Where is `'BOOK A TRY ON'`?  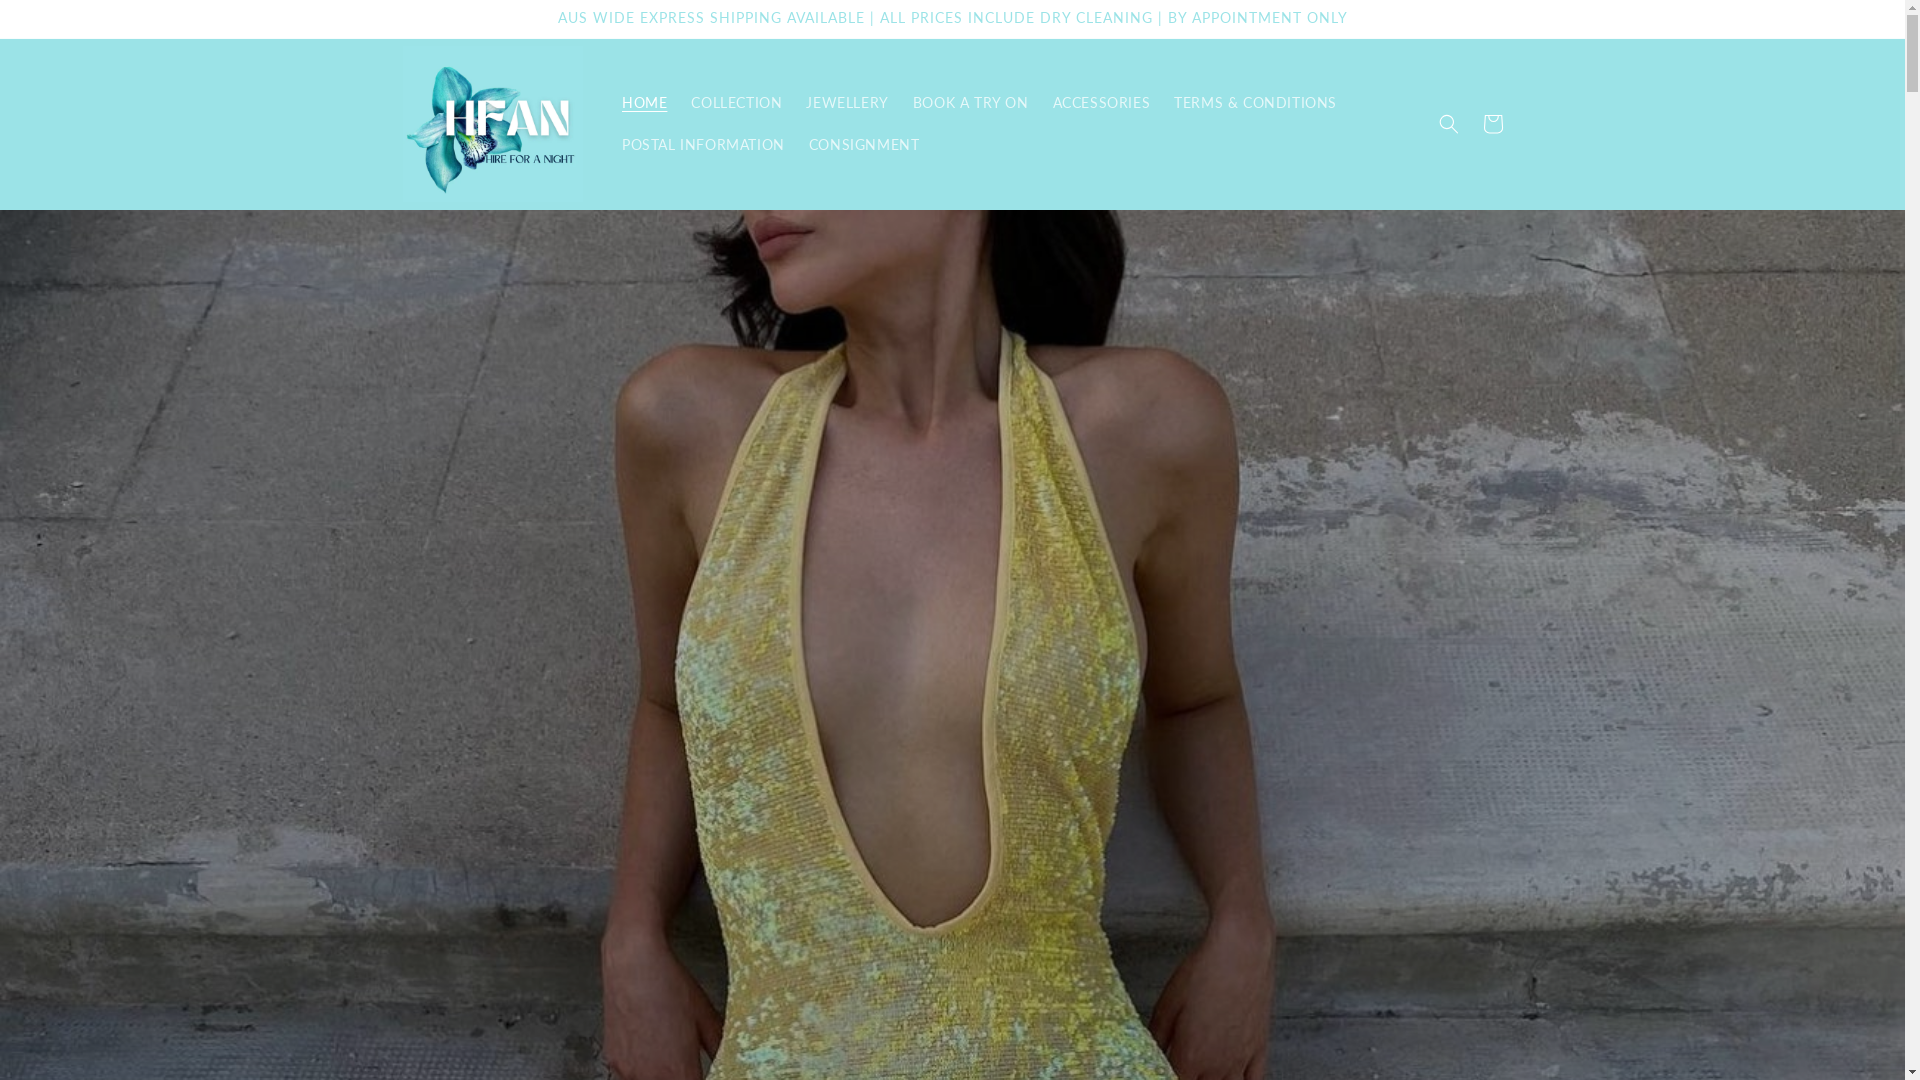 'BOOK A TRY ON' is located at coordinates (970, 103).